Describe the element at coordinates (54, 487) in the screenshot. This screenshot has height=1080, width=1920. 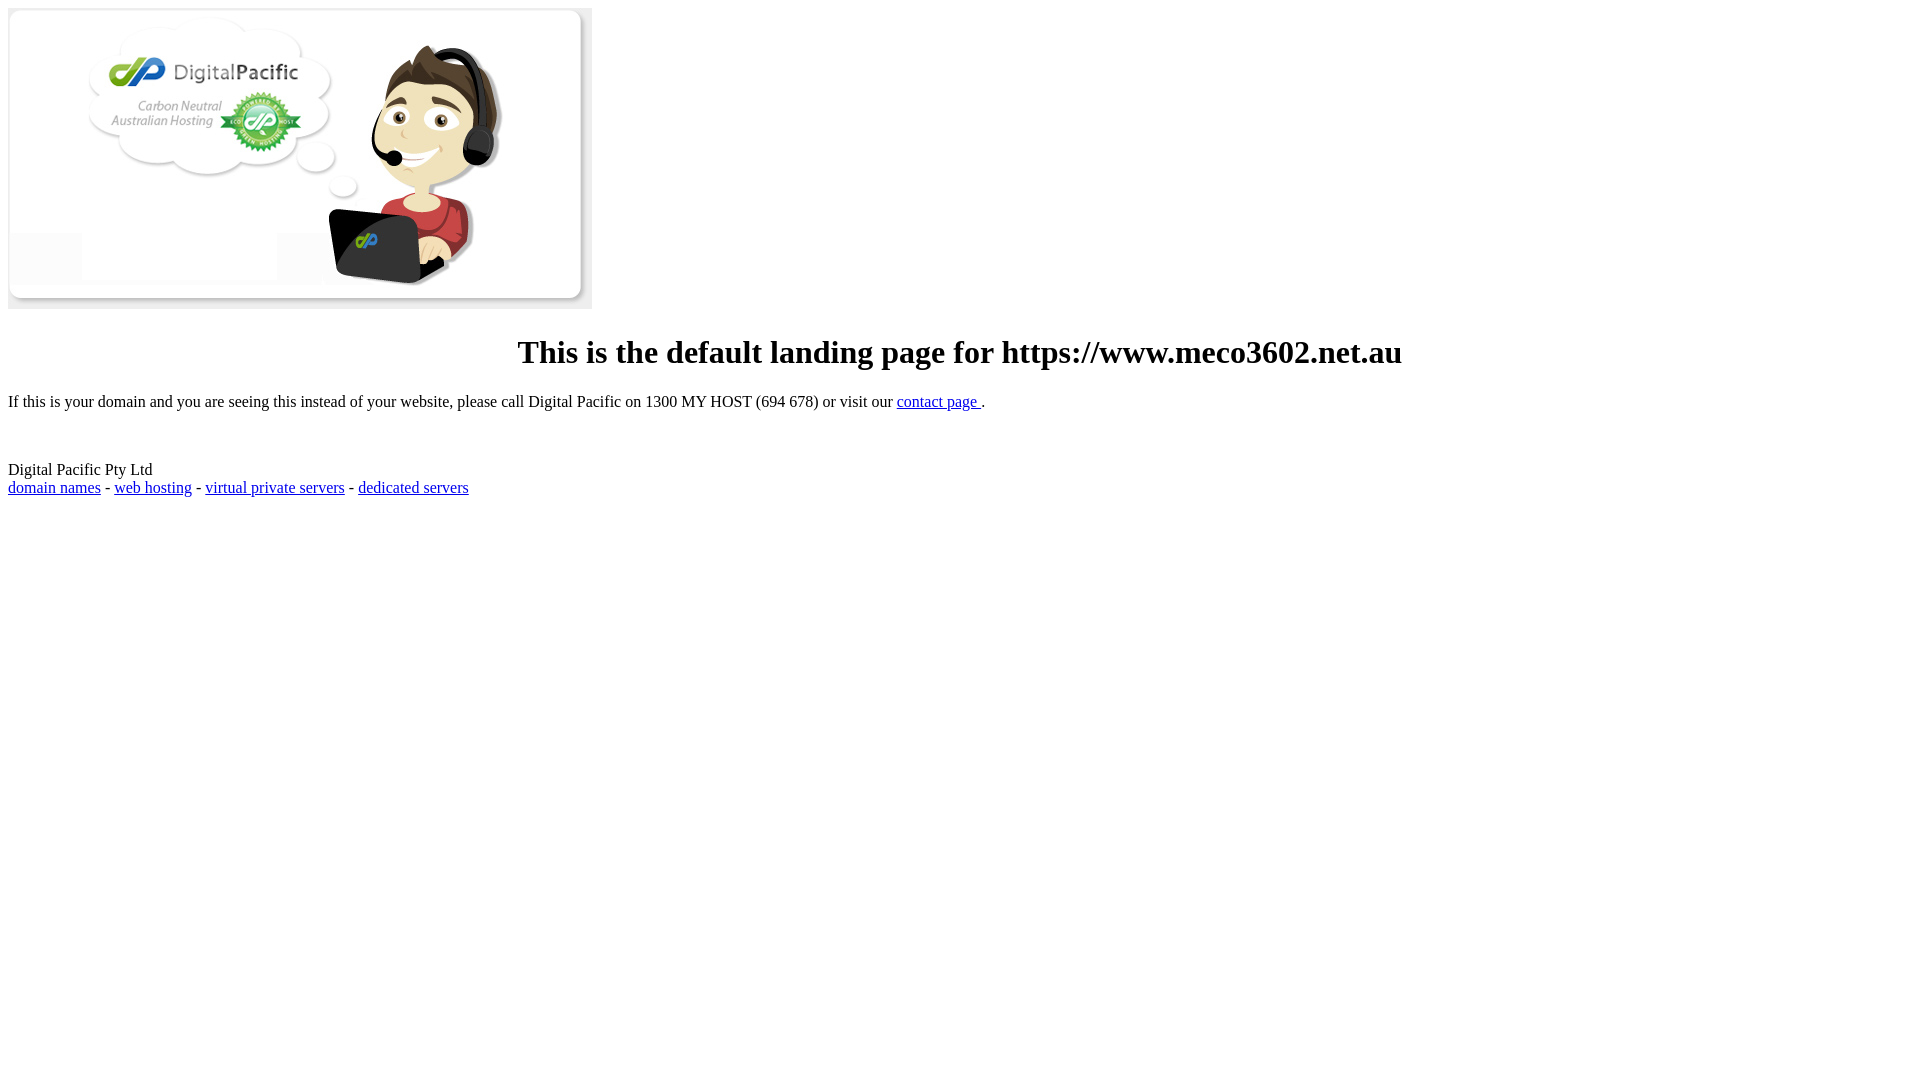
I see `'domain names'` at that location.